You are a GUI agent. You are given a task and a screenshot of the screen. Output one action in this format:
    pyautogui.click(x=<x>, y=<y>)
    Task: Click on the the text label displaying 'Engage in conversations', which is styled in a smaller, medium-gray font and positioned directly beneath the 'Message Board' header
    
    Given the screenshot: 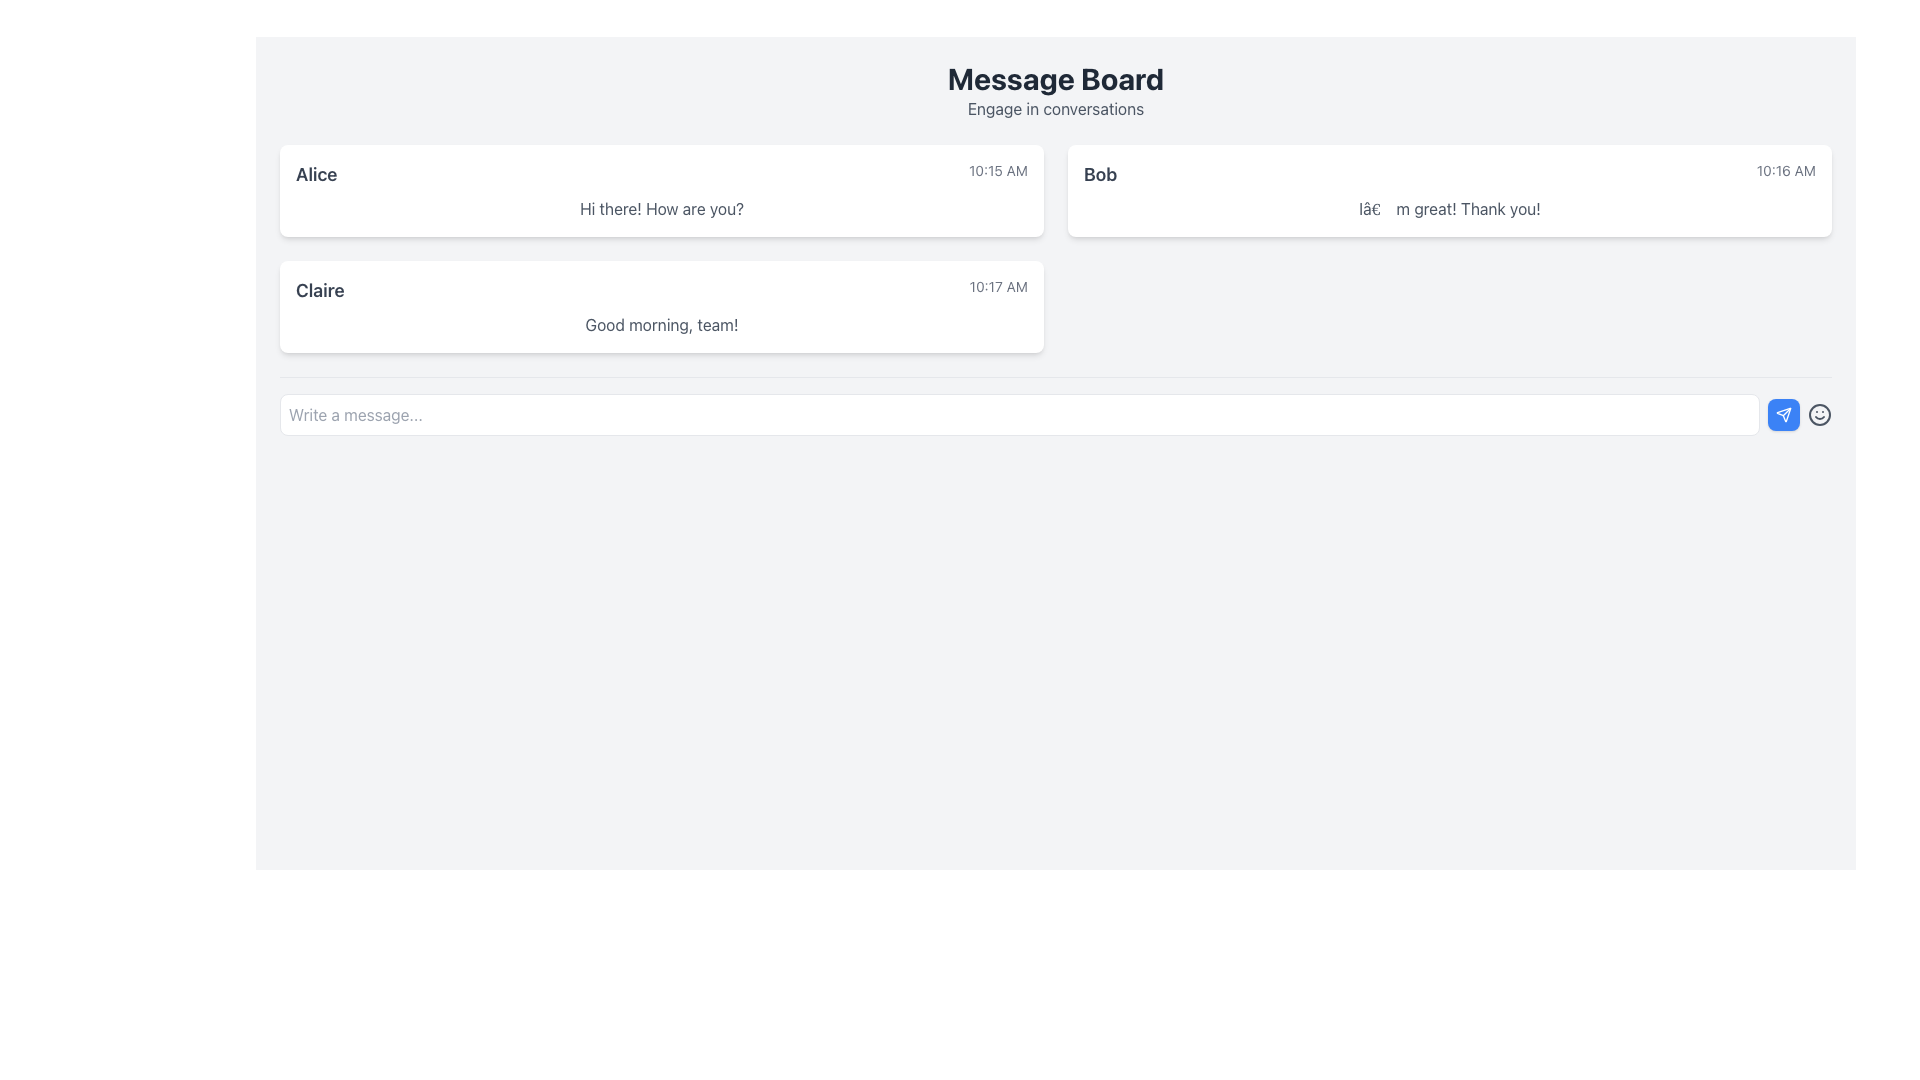 What is the action you would take?
    pyautogui.click(x=1055, y=108)
    